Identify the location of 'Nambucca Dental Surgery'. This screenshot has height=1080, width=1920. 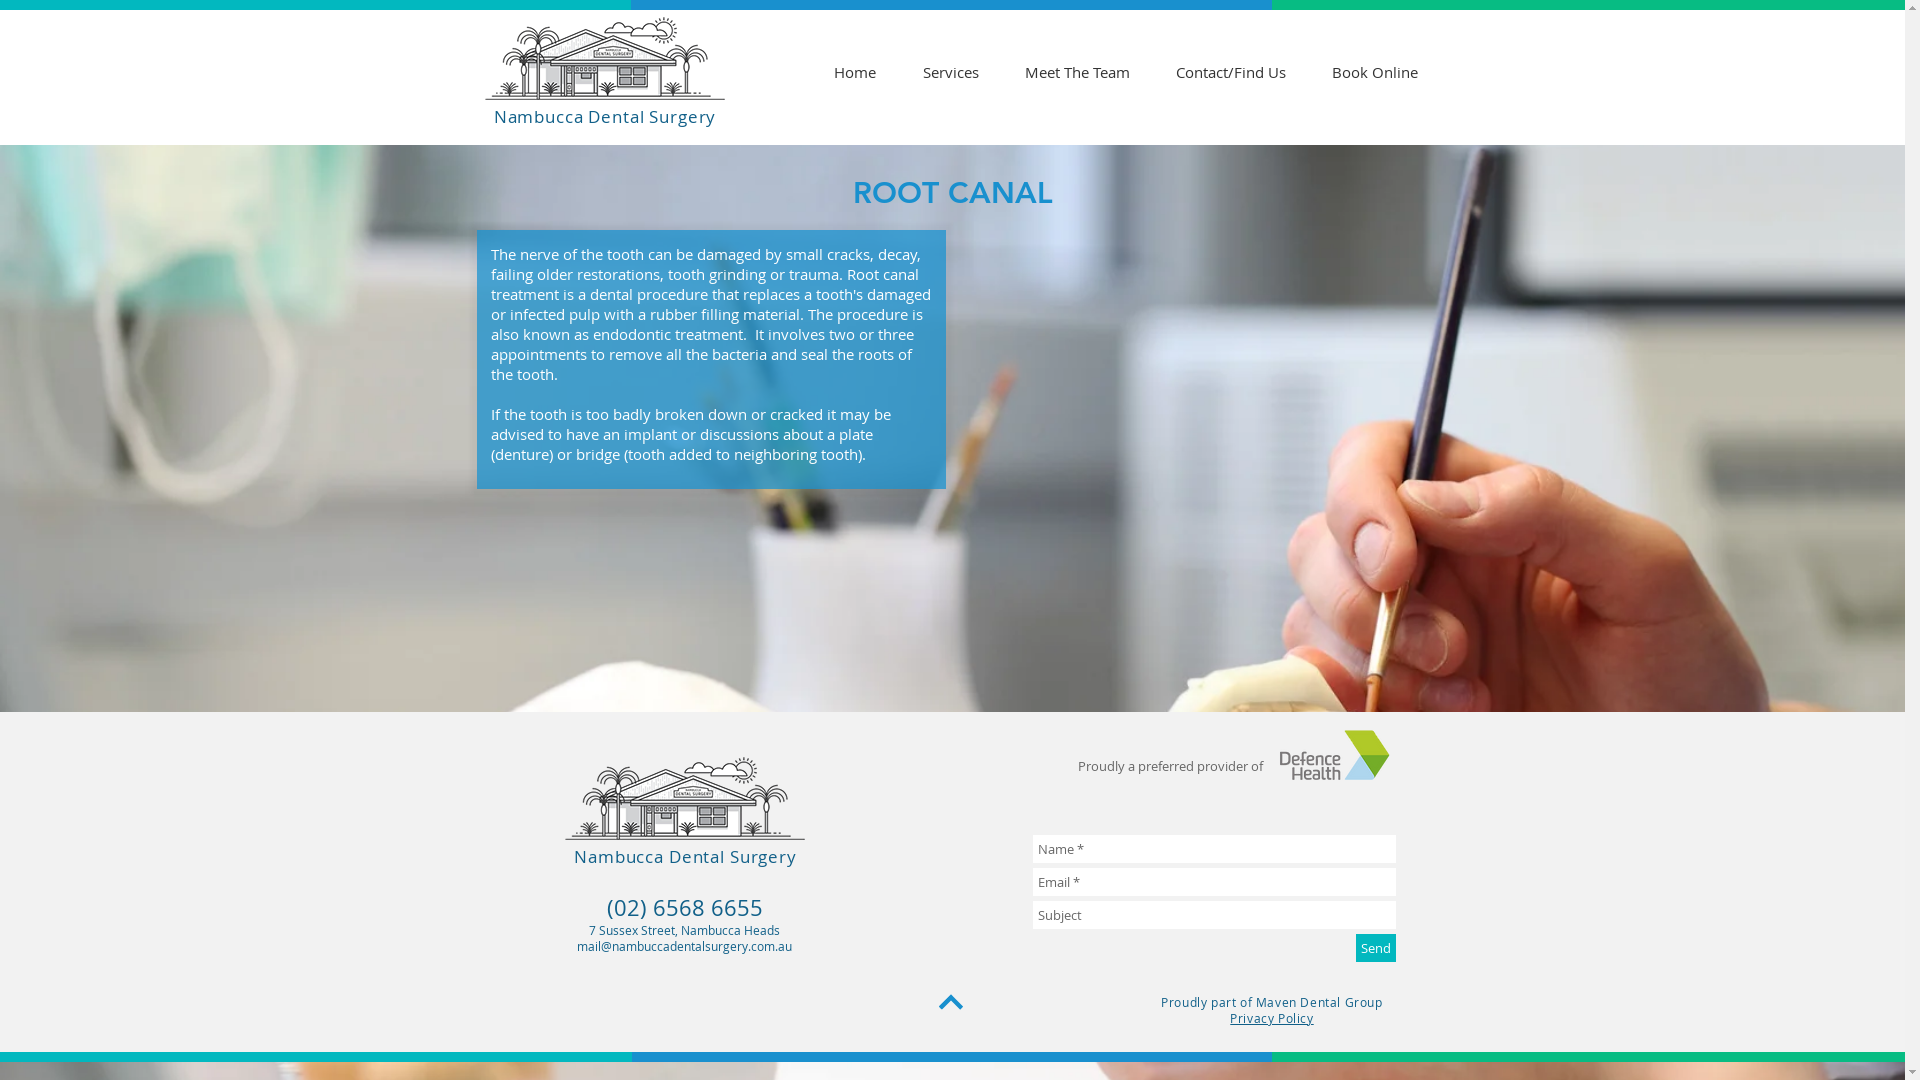
(685, 855).